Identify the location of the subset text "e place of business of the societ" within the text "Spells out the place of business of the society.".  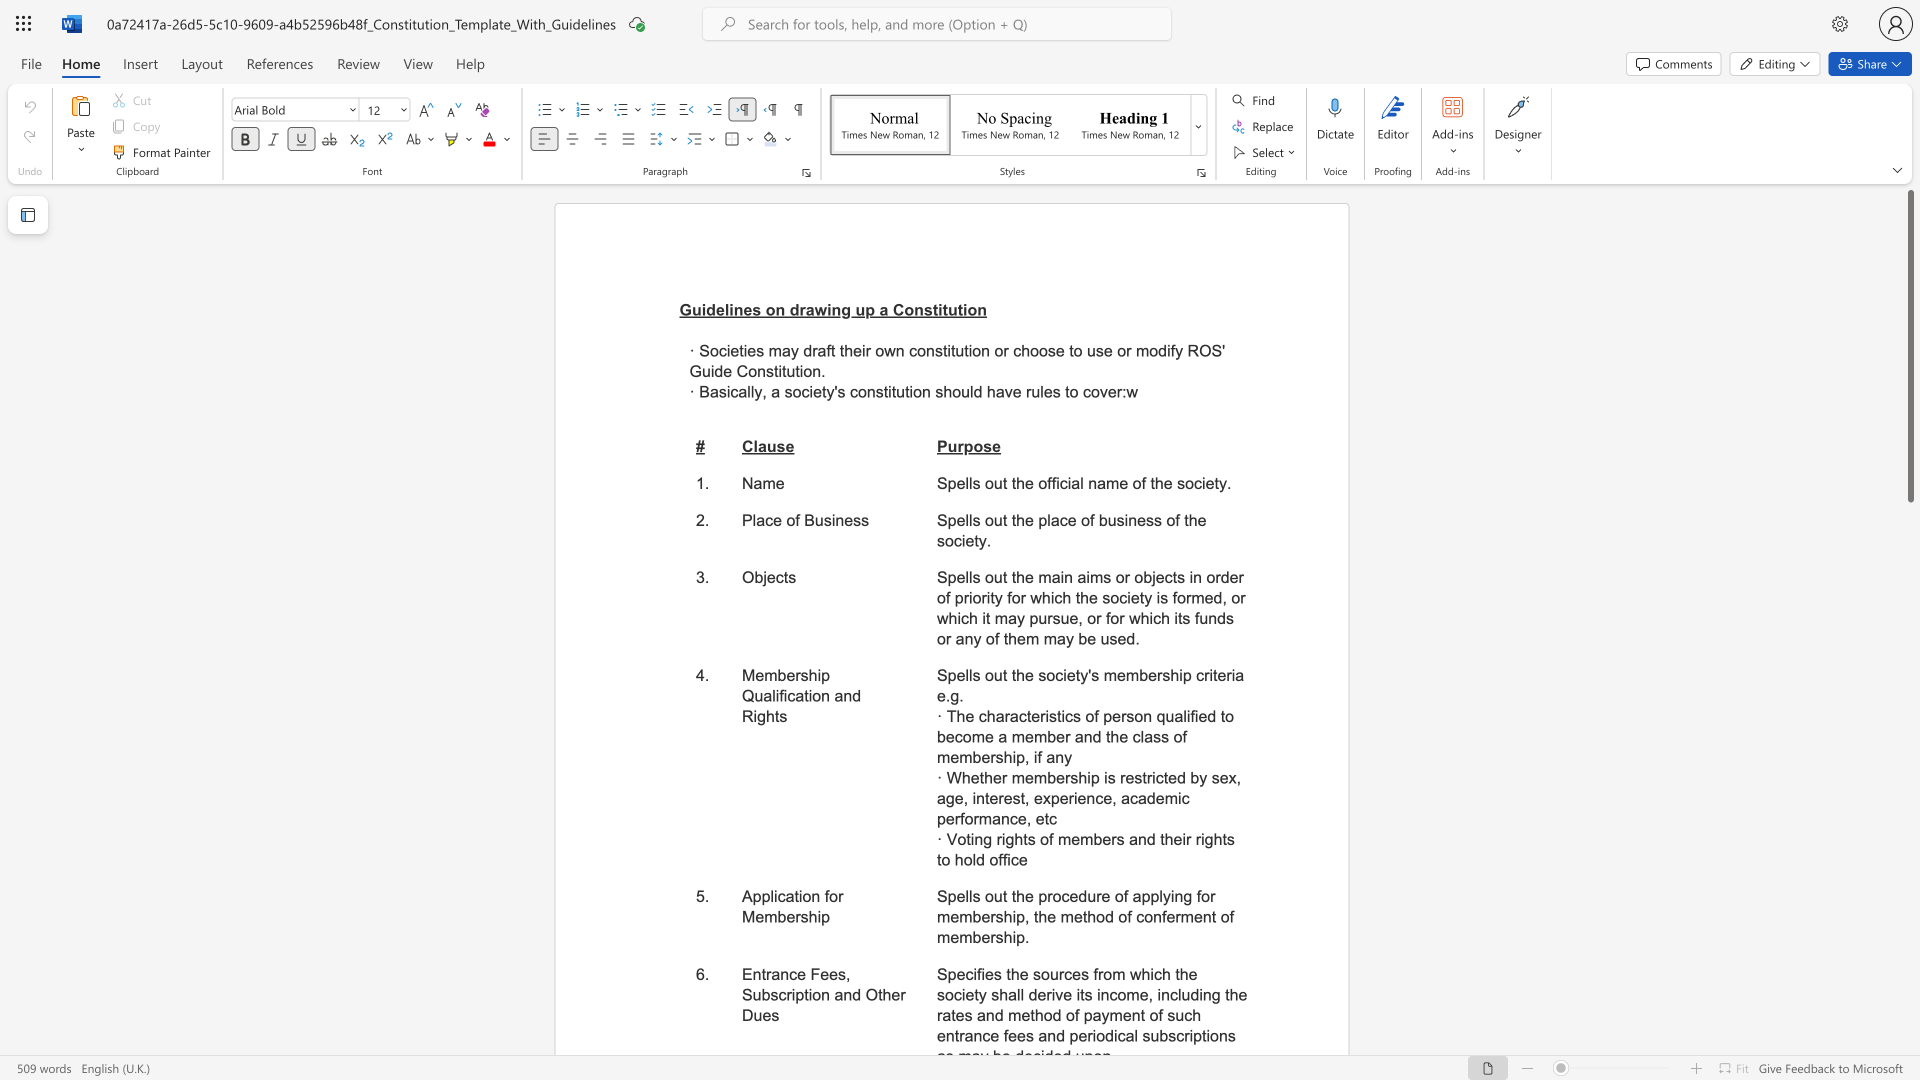
(1025, 519).